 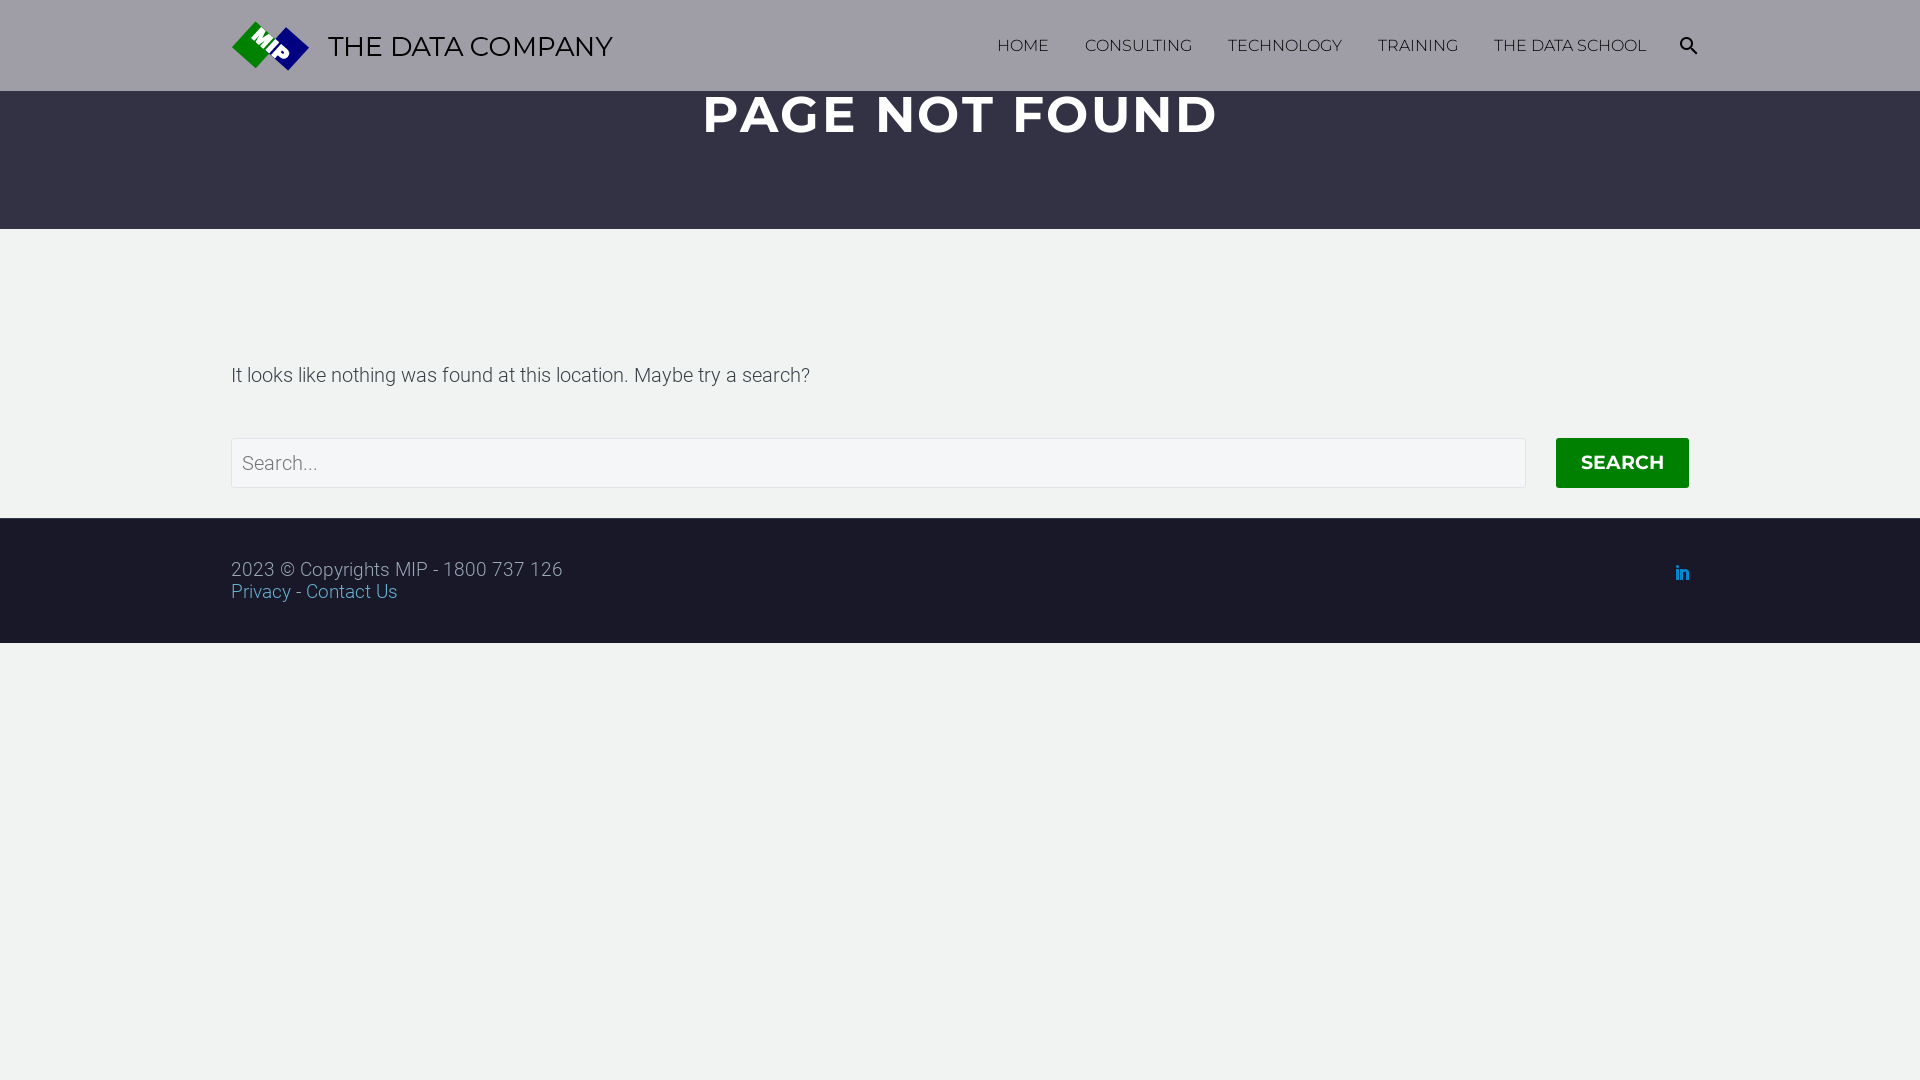 What do you see at coordinates (351, 590) in the screenshot?
I see `'Contact Us'` at bounding box center [351, 590].